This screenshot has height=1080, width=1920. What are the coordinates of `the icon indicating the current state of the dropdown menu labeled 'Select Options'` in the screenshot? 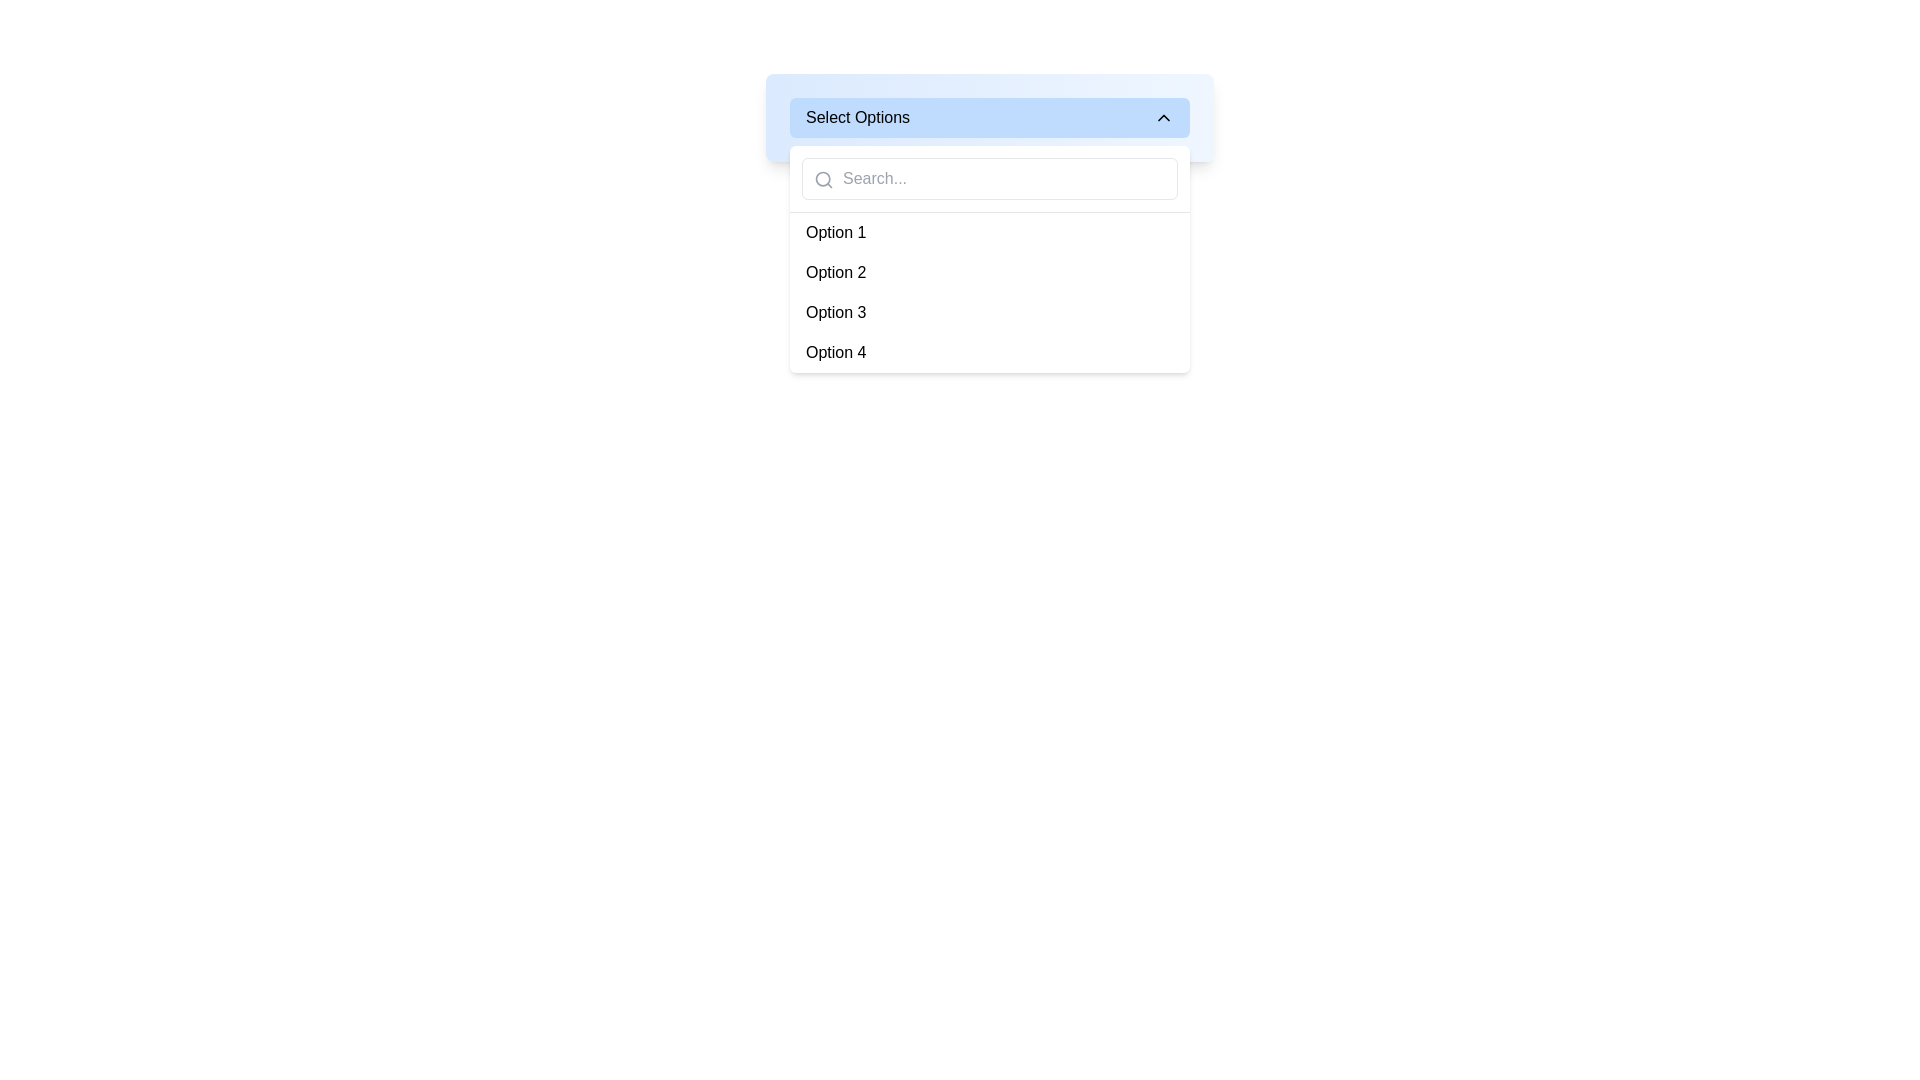 It's located at (1163, 118).